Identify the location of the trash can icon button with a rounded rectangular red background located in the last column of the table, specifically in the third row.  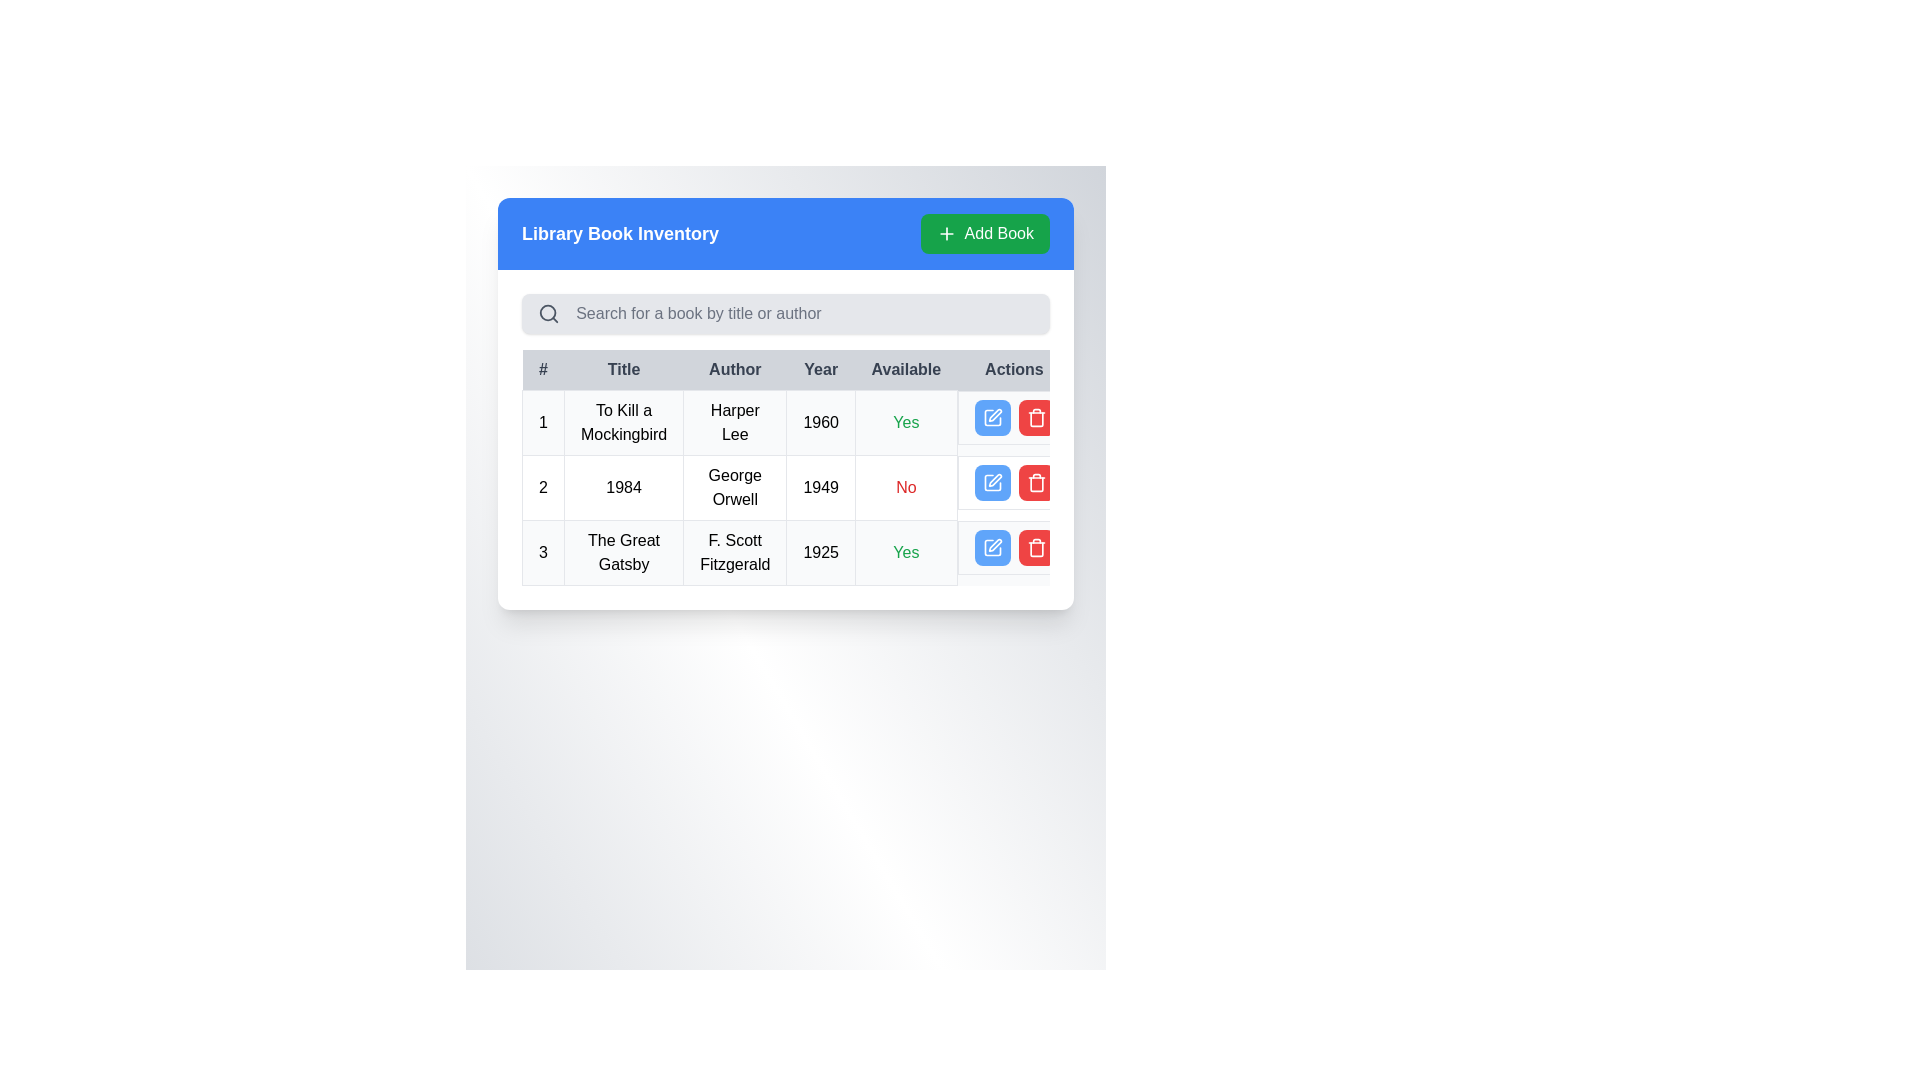
(1036, 482).